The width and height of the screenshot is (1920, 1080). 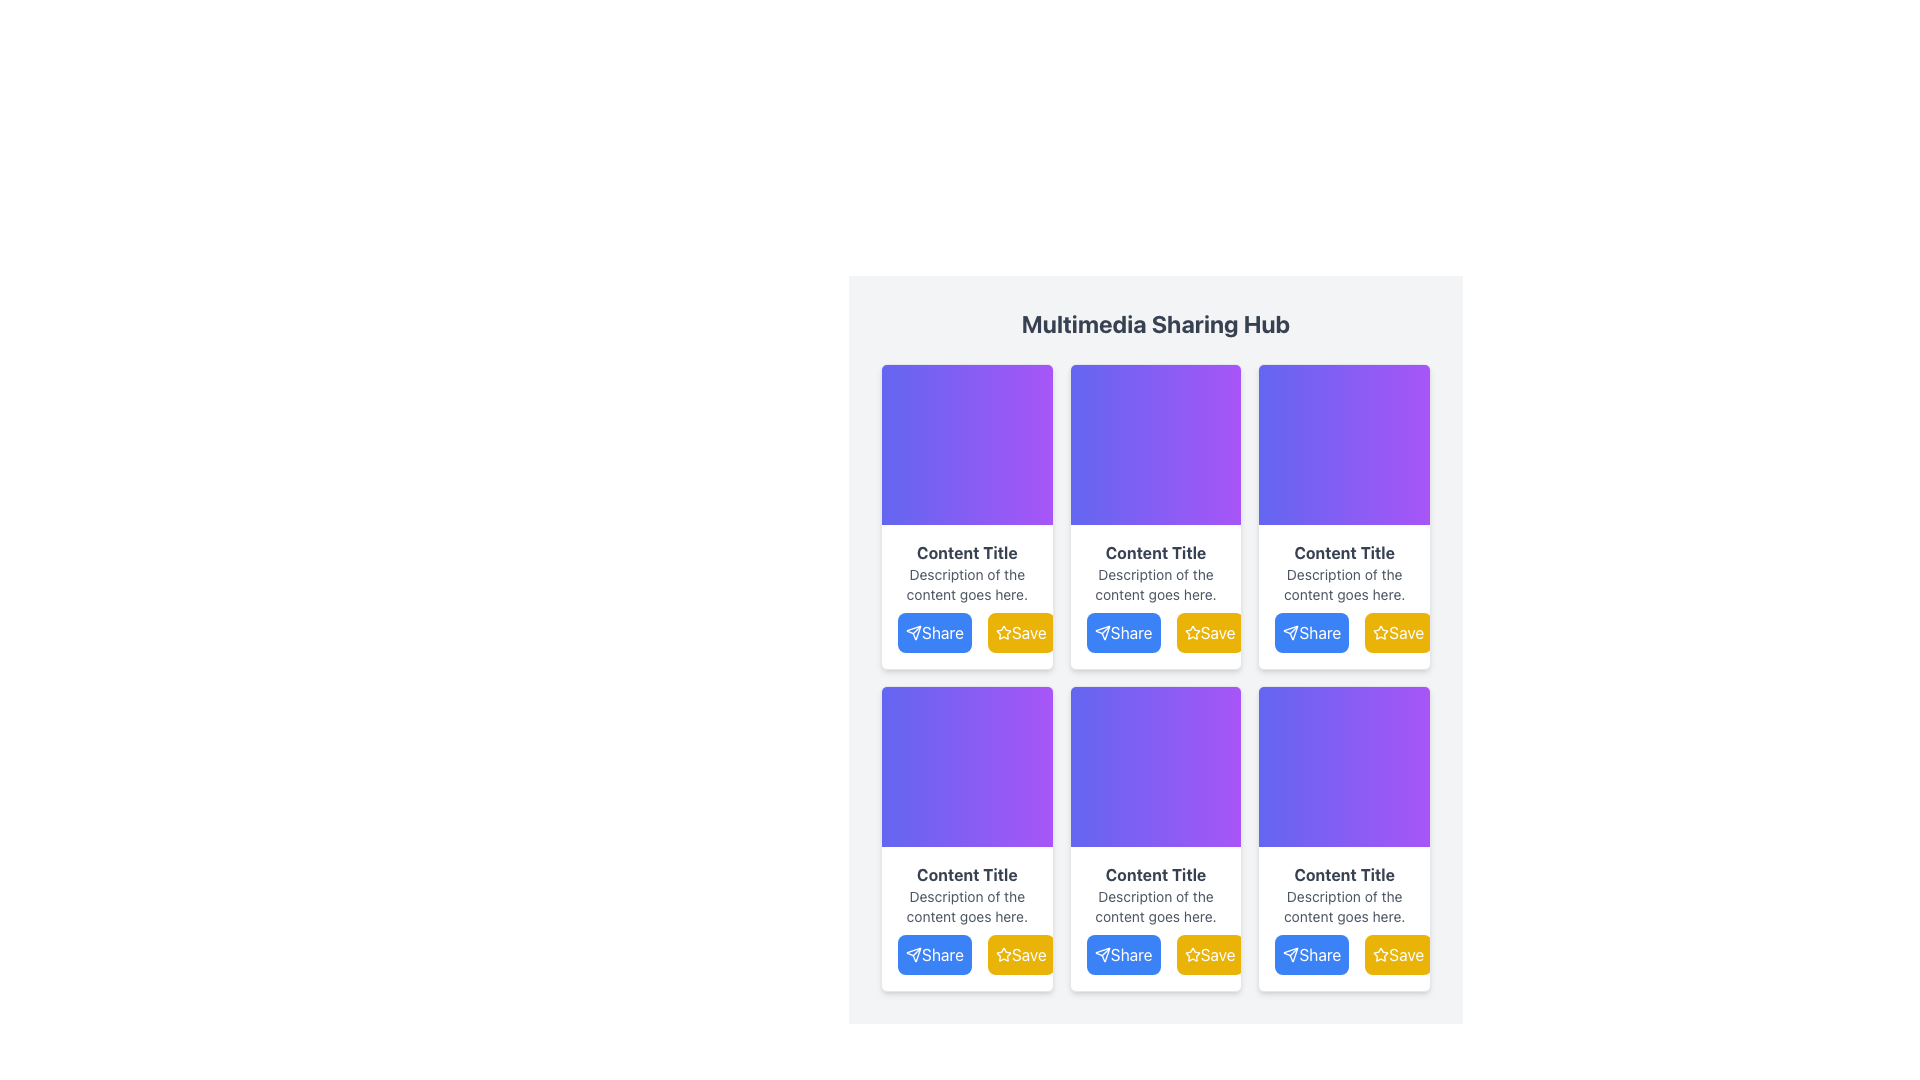 I want to click on the 'Share' button with a blue background and white text, located in the fourth card from the left in the grid layout, below the Content Title and description, so click(x=1156, y=954).